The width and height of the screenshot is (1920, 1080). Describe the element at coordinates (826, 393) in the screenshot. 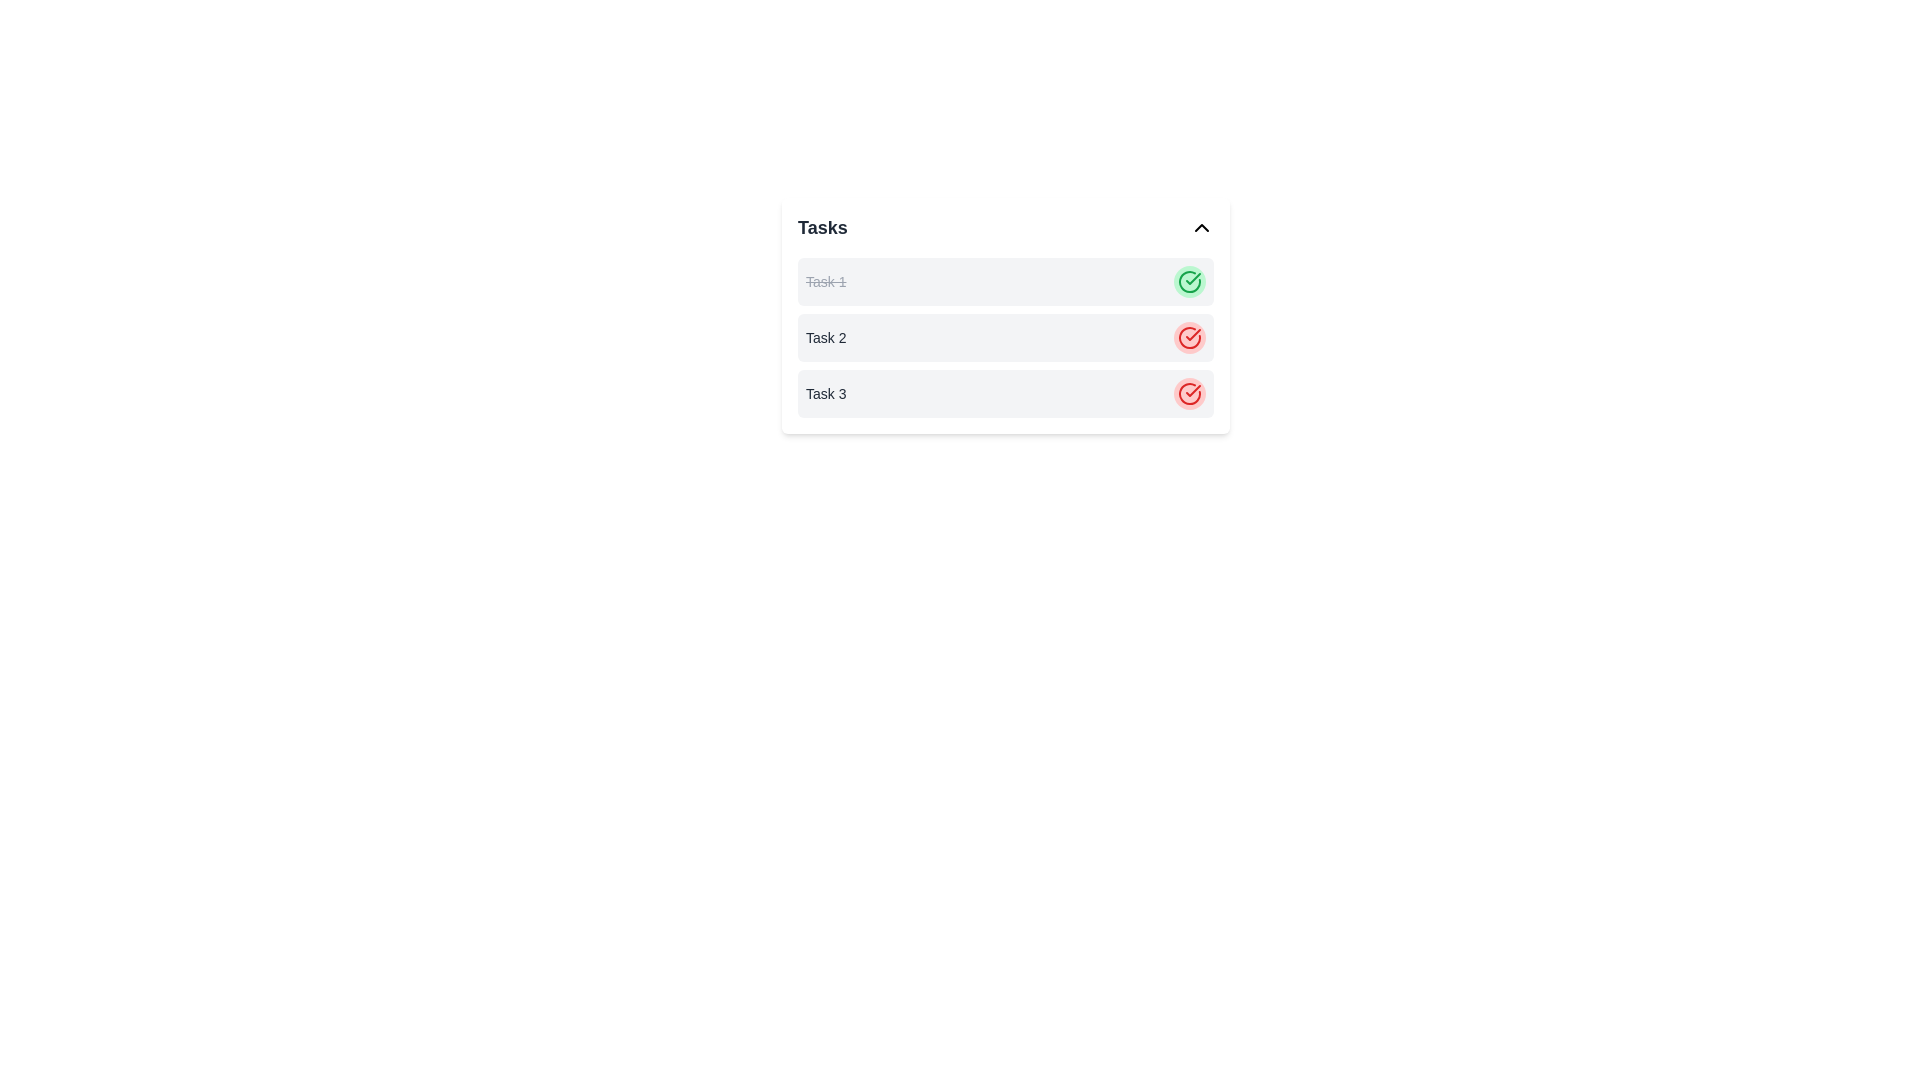

I see `the Text Label indicating the name or title of the third task in the task list, positioned directly below 'Task 2'` at that location.